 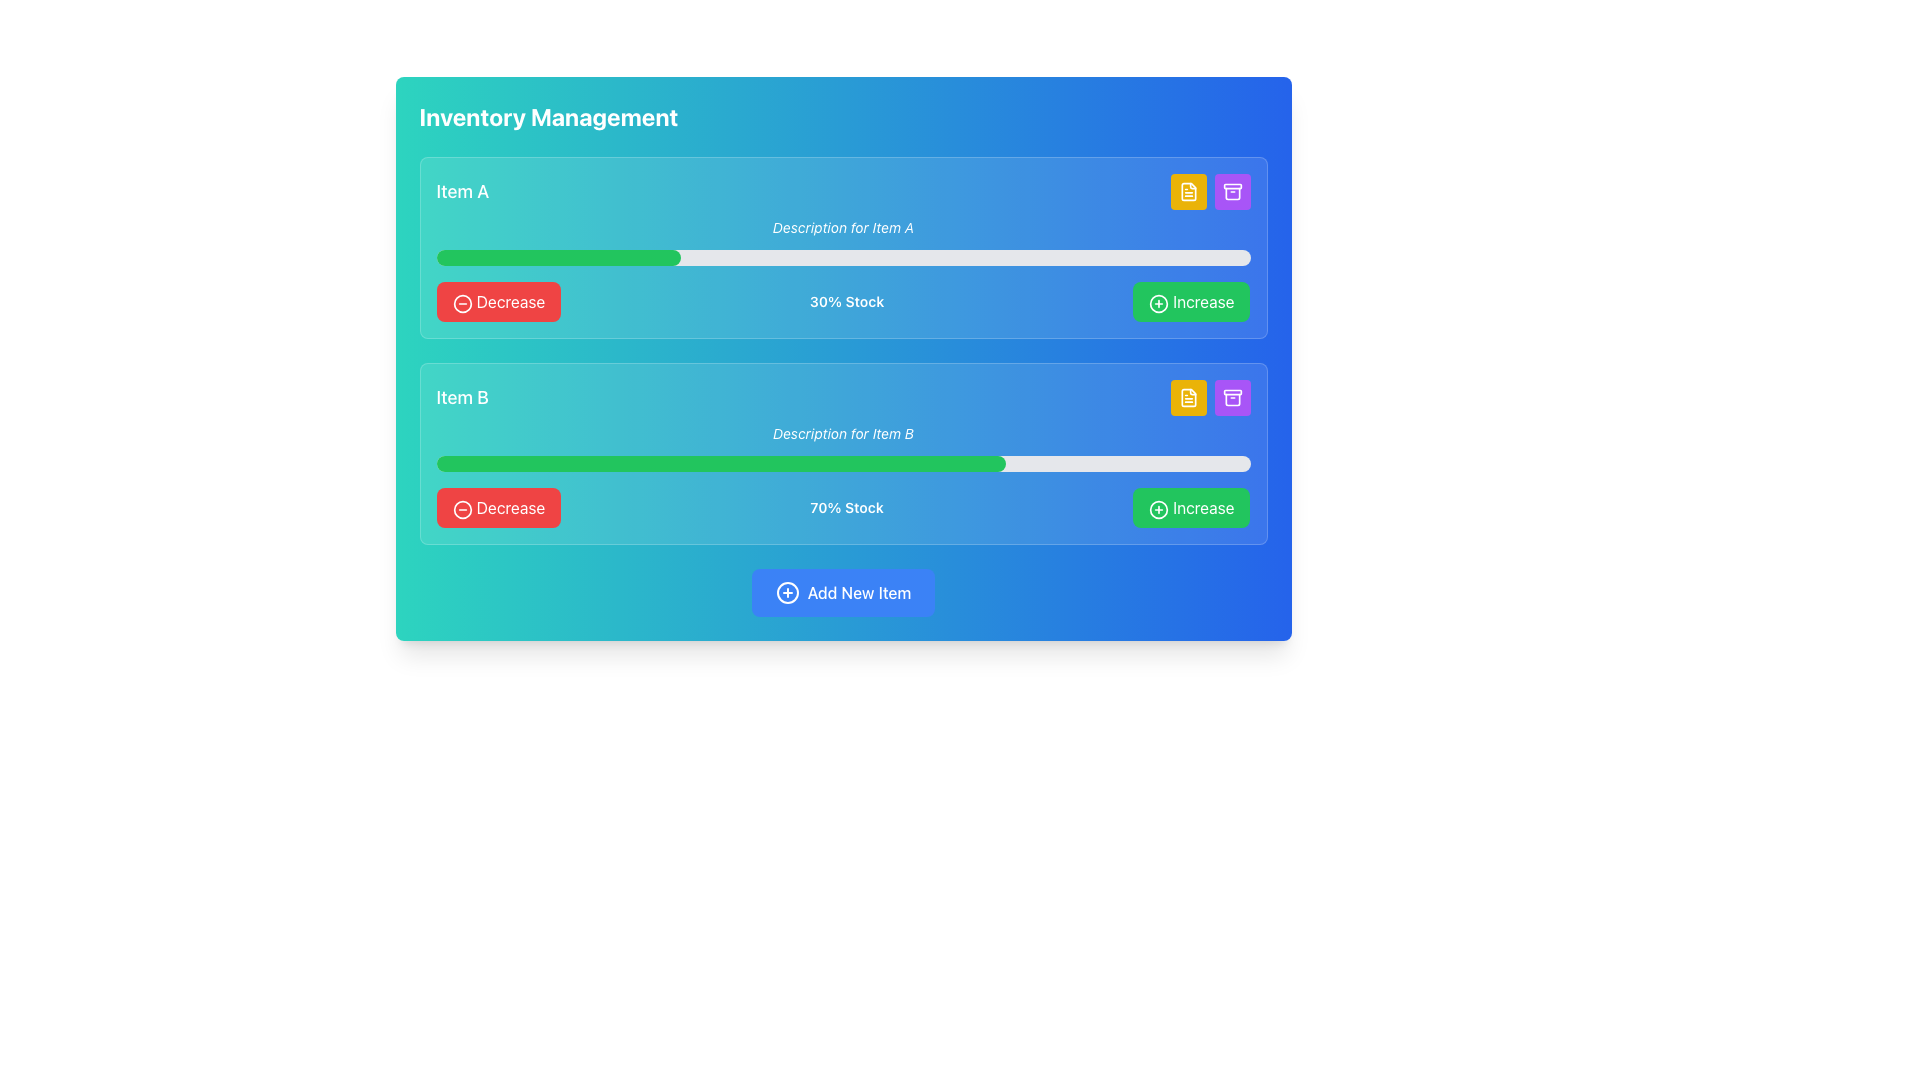 I want to click on the 'Add New Item' button, which is a horizontally-aligned button with a bright blue background, a white plus-circle icon, and white text, located at the bottom section of the interface, so click(x=843, y=592).